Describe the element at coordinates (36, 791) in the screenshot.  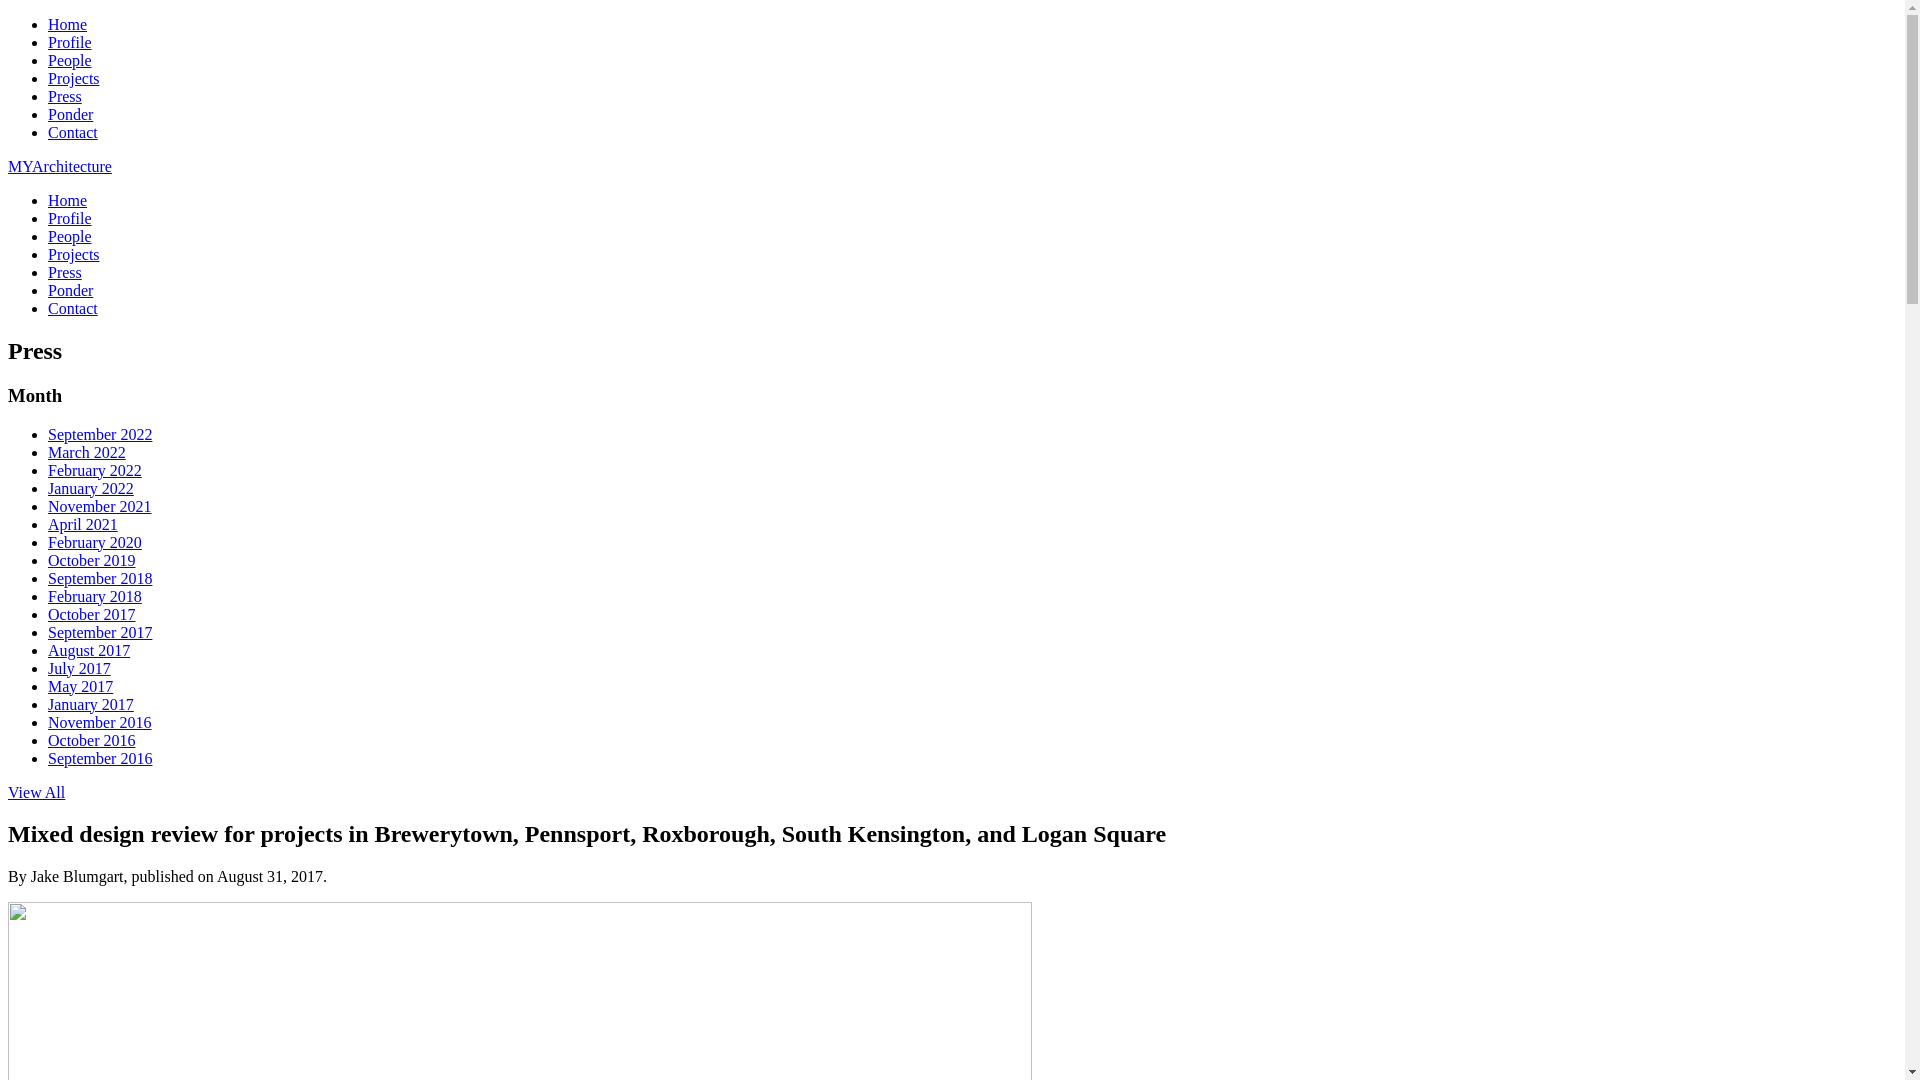
I see `'View All'` at that location.